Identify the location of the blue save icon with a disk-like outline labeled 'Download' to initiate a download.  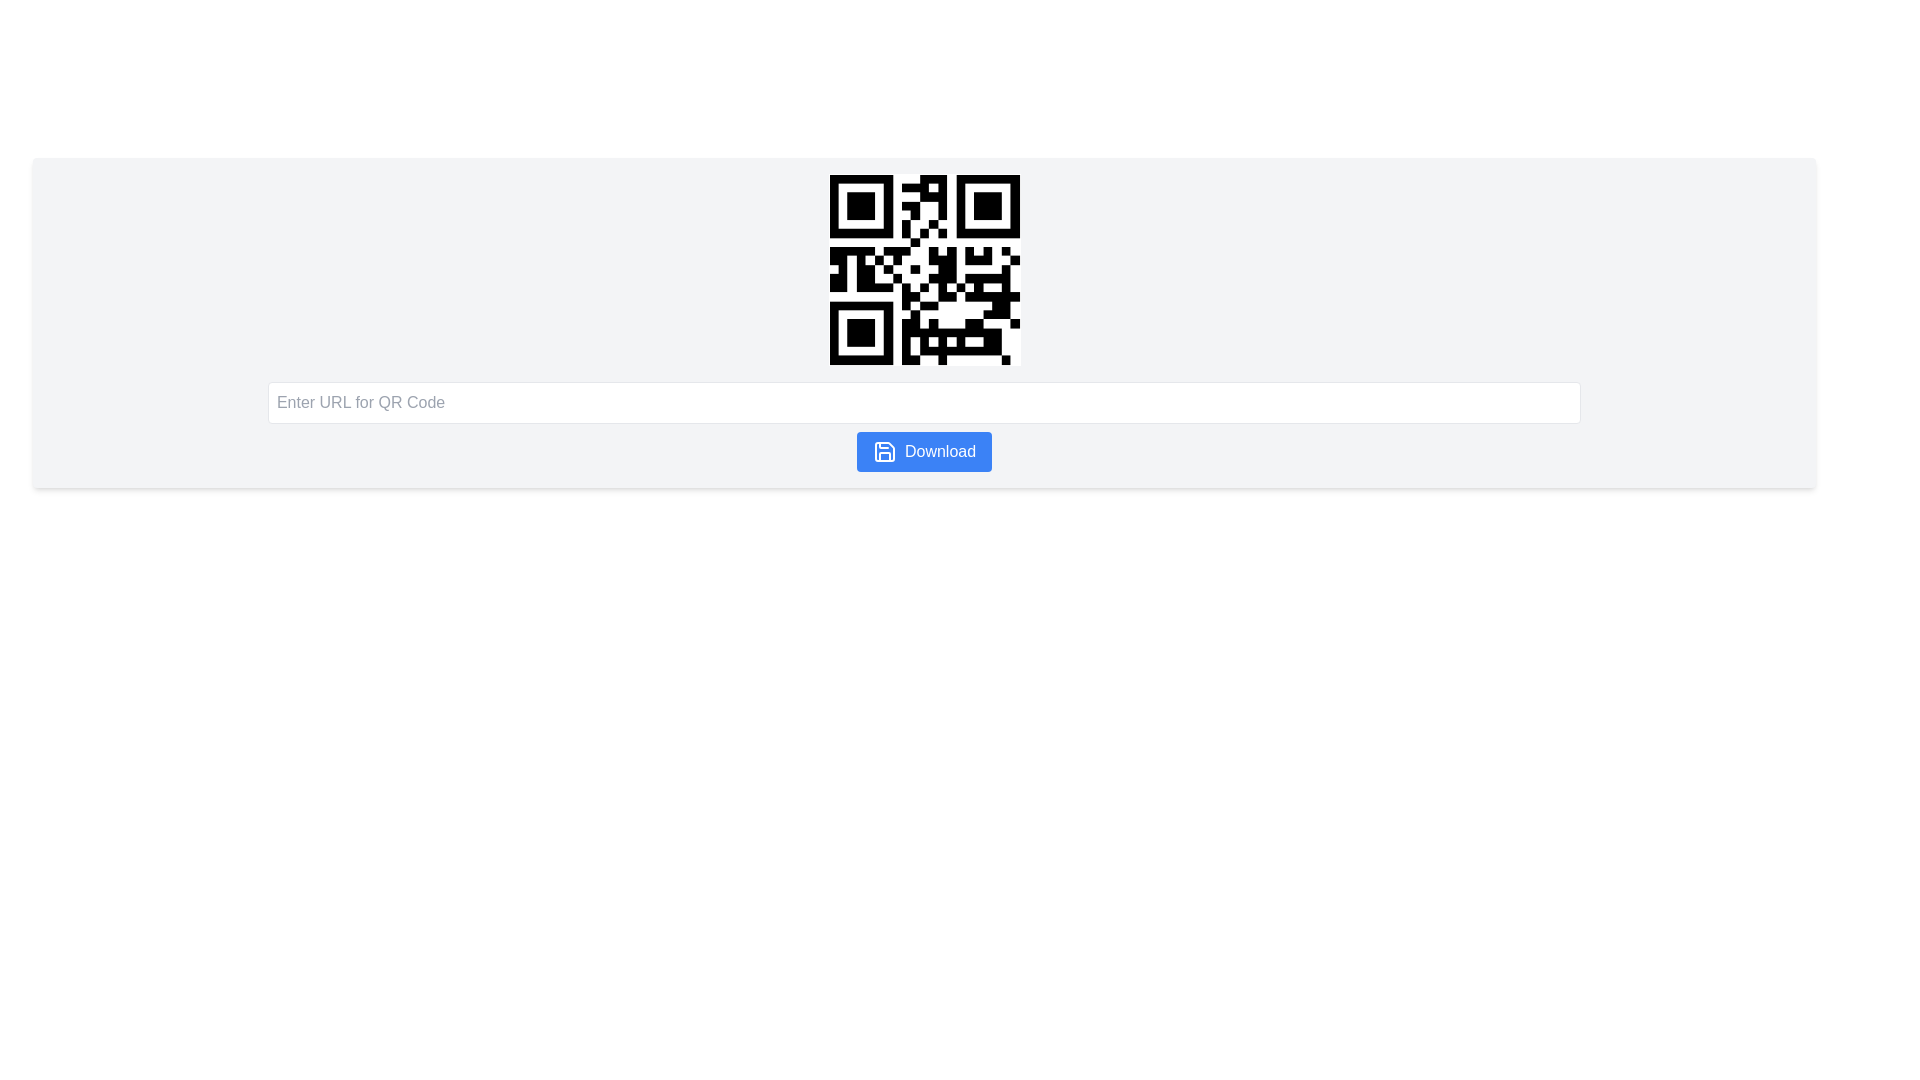
(883, 451).